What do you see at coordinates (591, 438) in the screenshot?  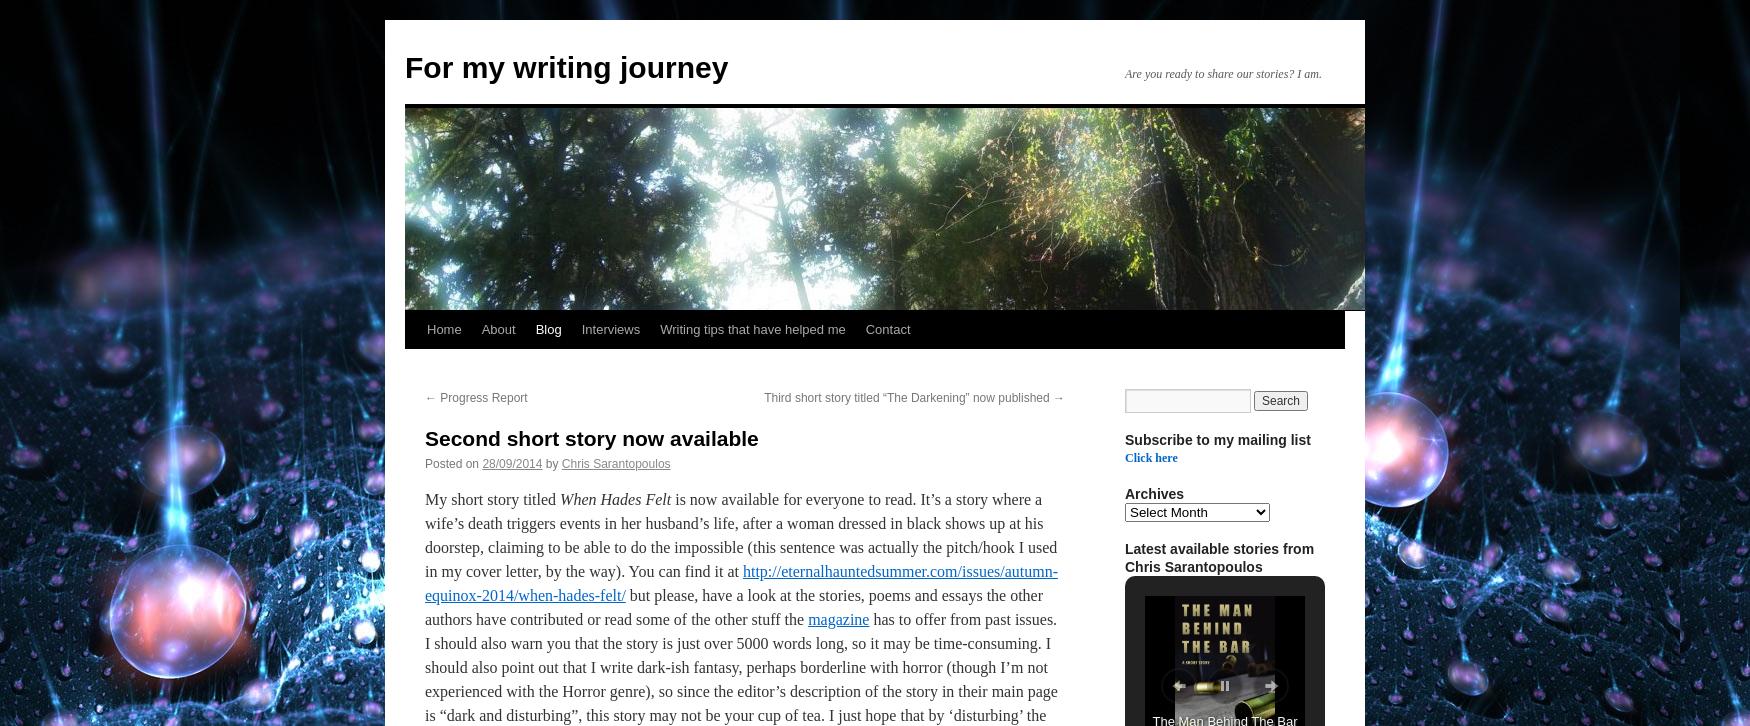 I see `'Second short story now available'` at bounding box center [591, 438].